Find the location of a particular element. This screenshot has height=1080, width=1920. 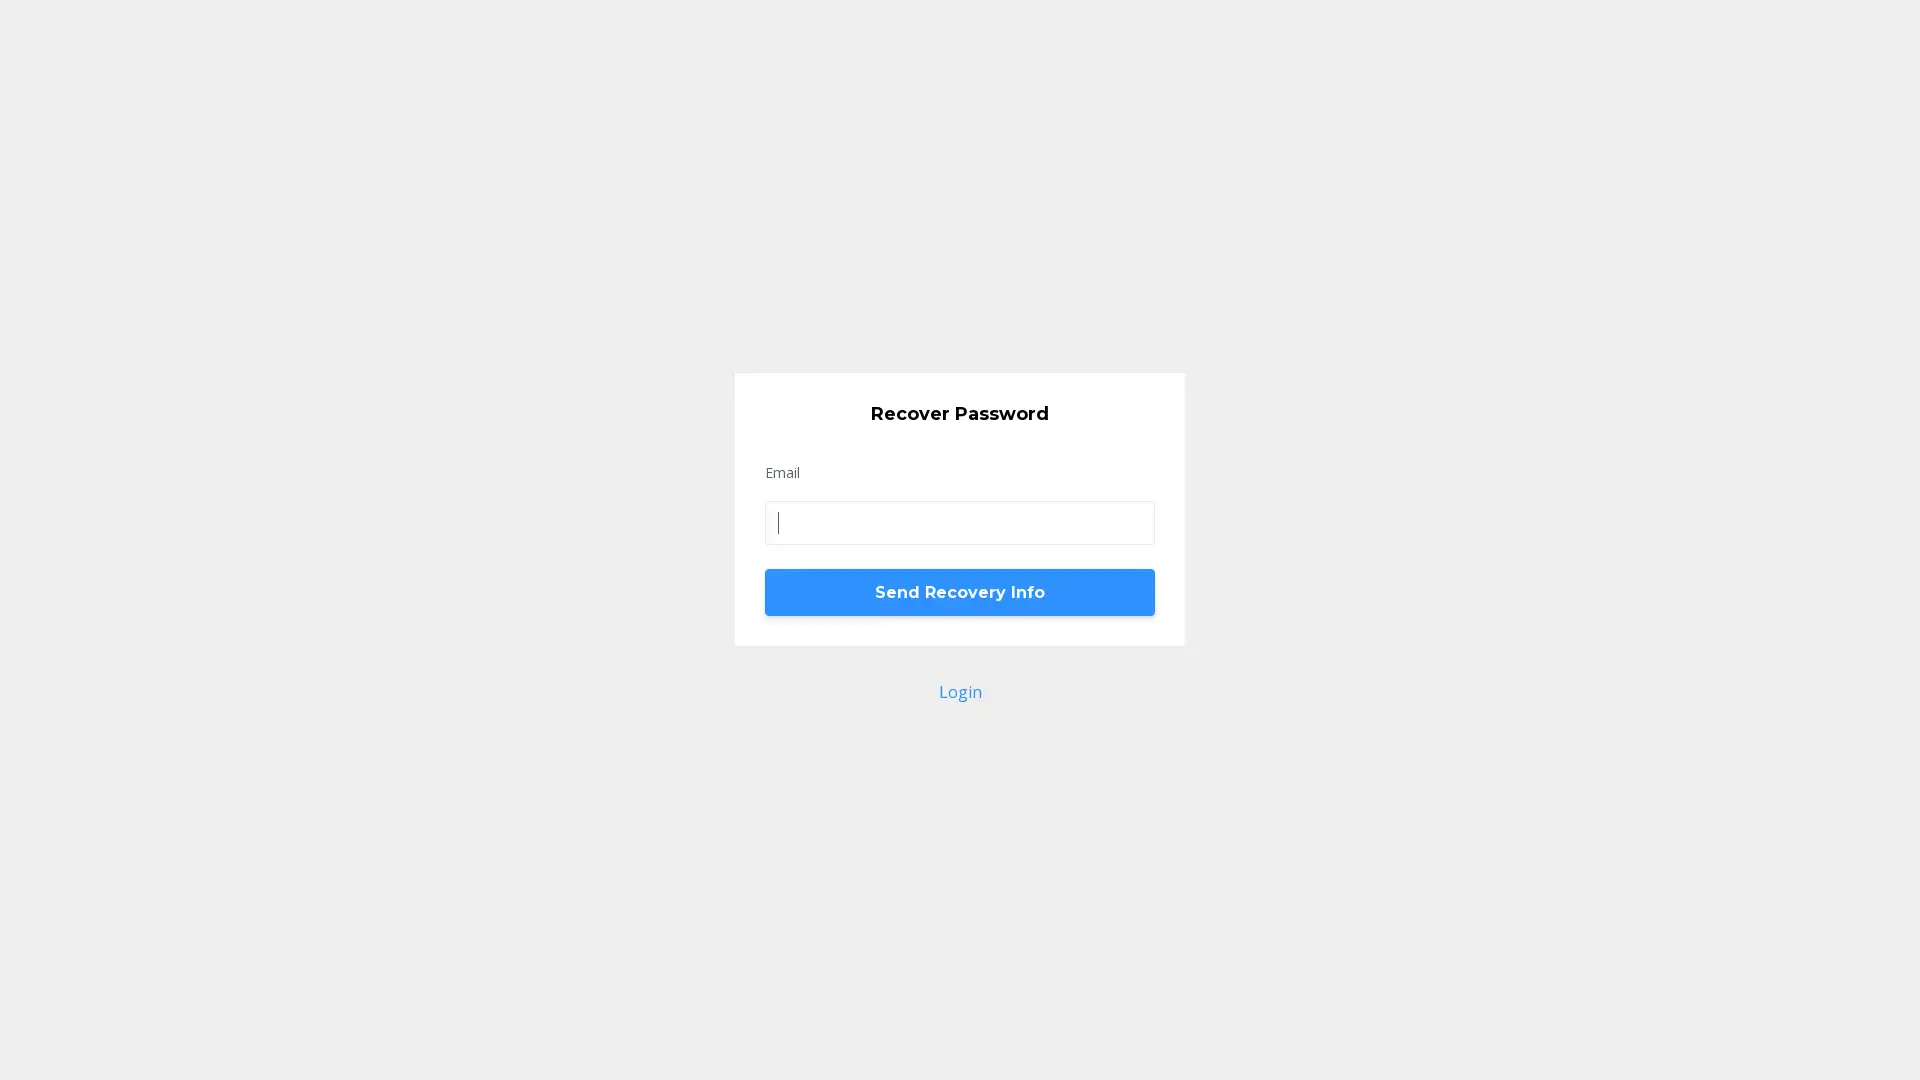

Send Recovery Info is located at coordinates (960, 590).